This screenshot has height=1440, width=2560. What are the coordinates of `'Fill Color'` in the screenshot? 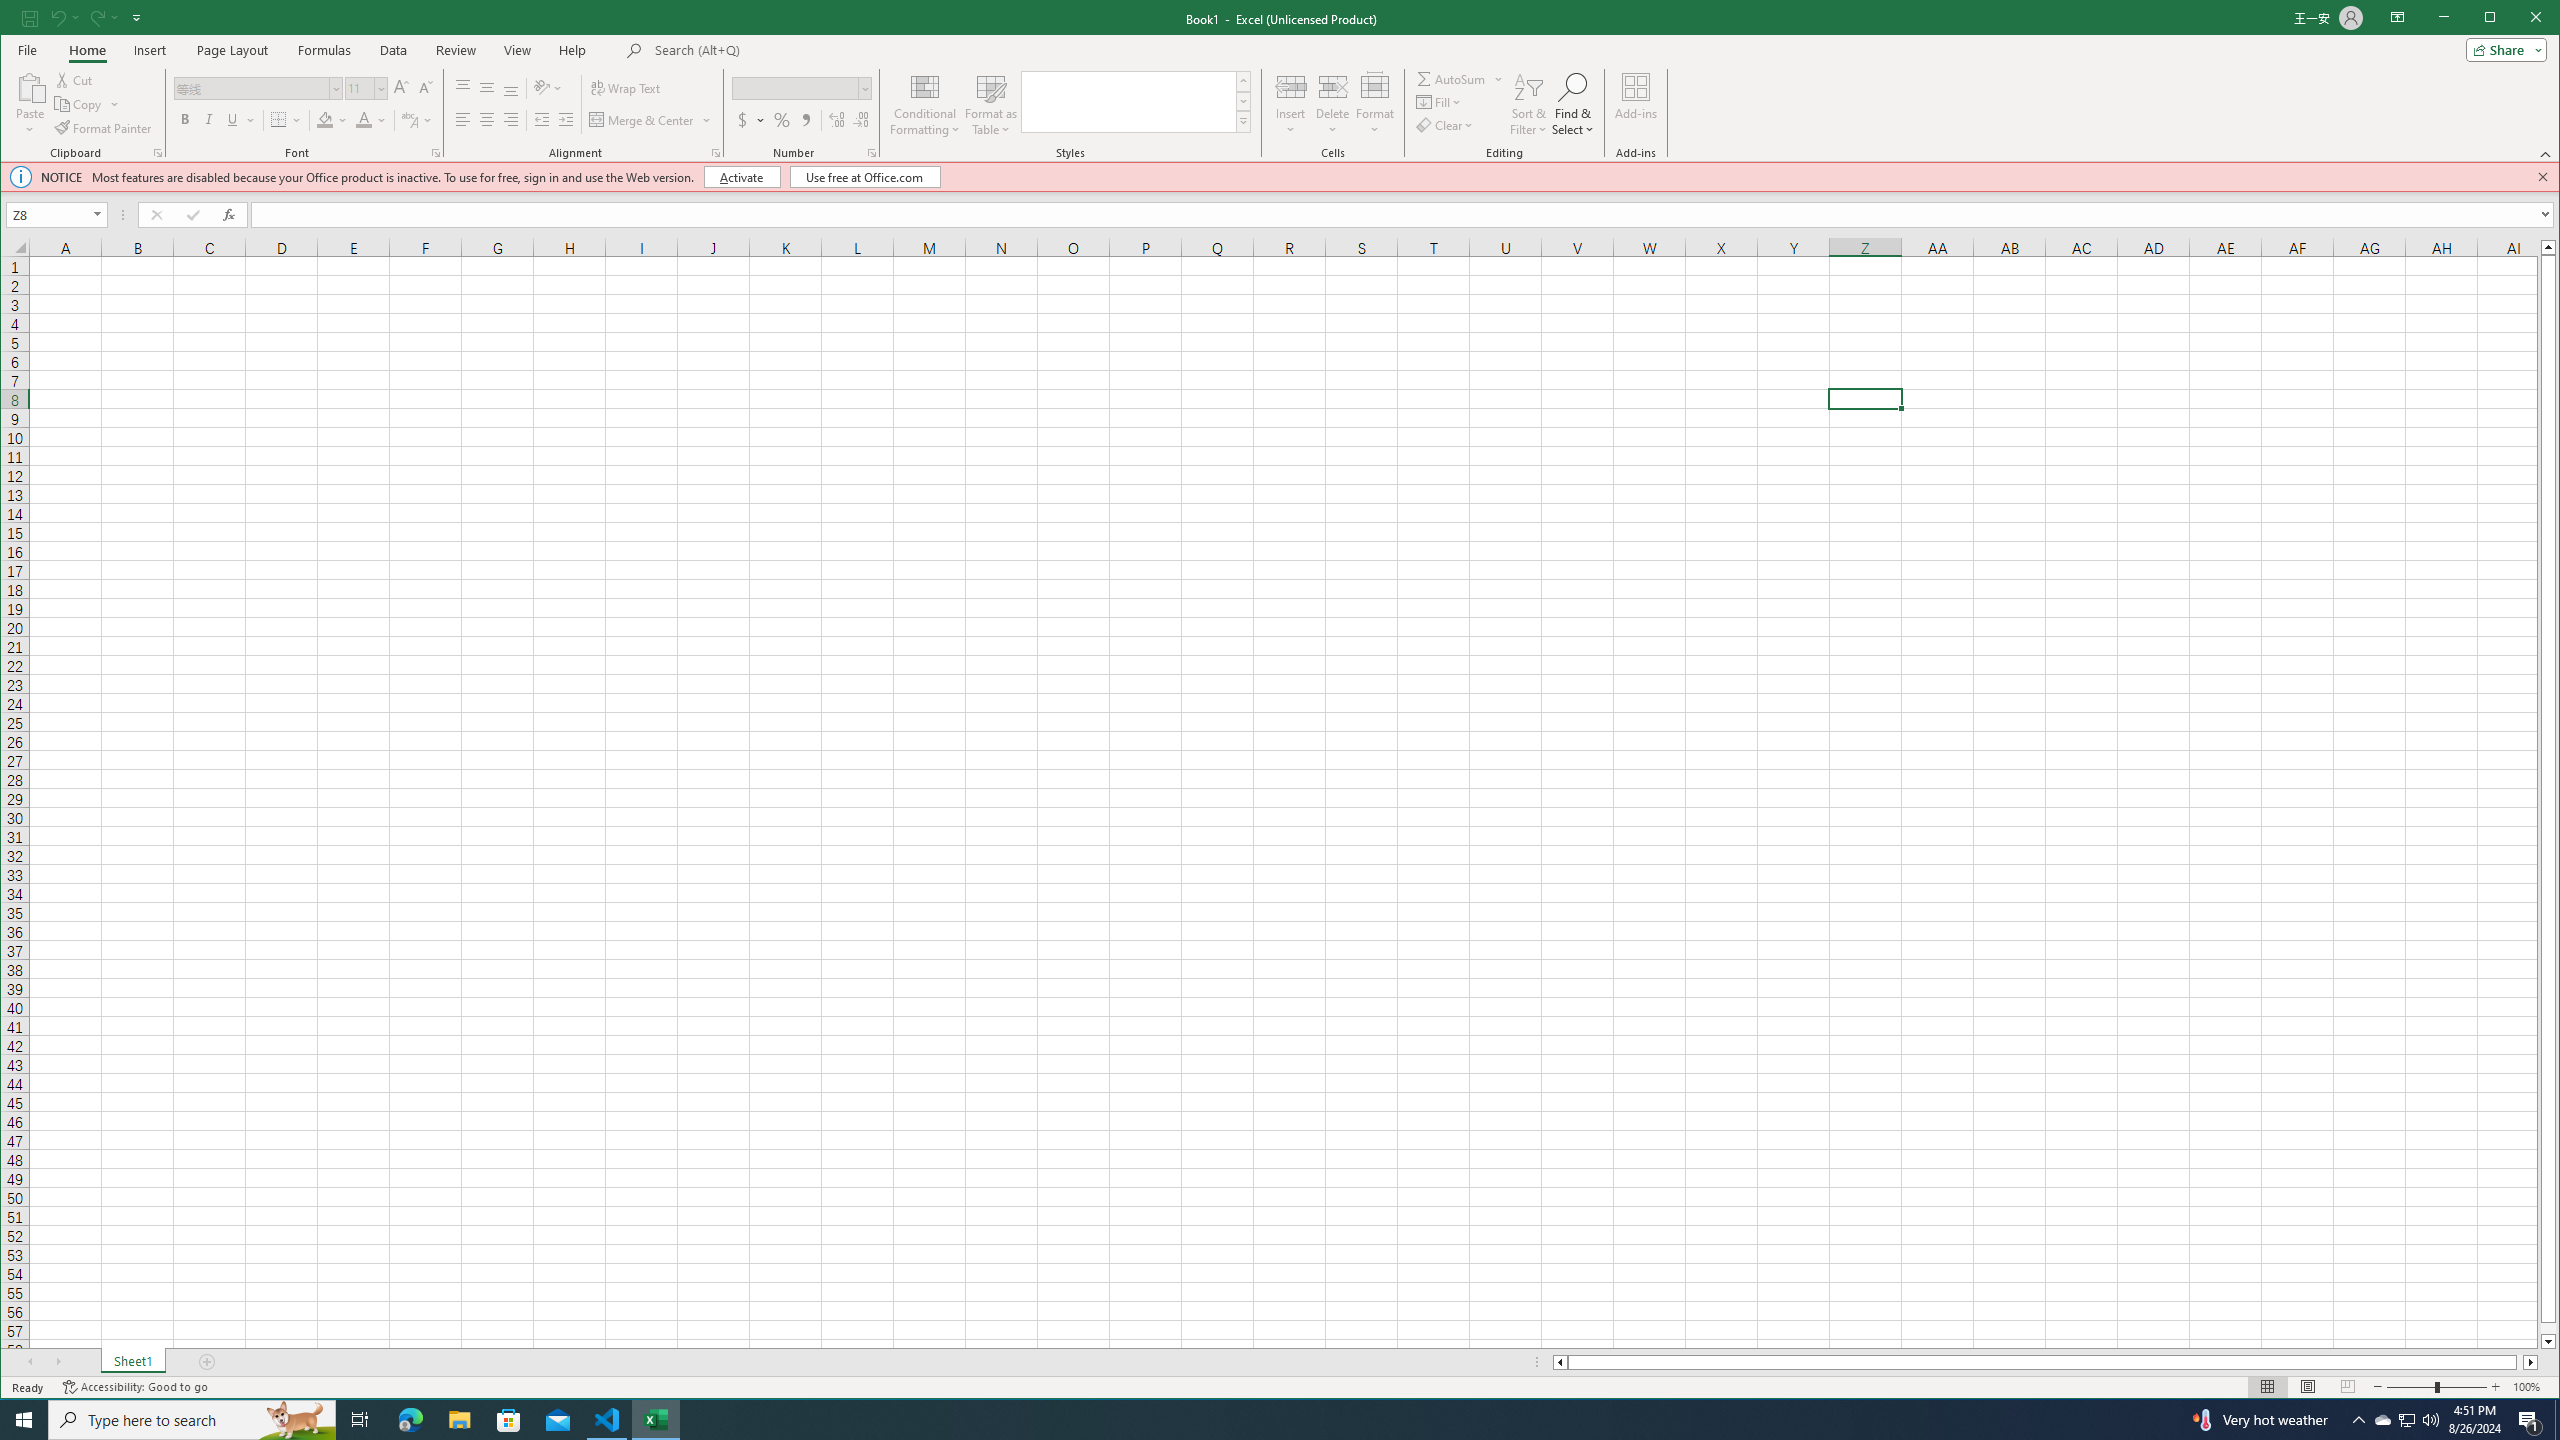 It's located at (325, 119).